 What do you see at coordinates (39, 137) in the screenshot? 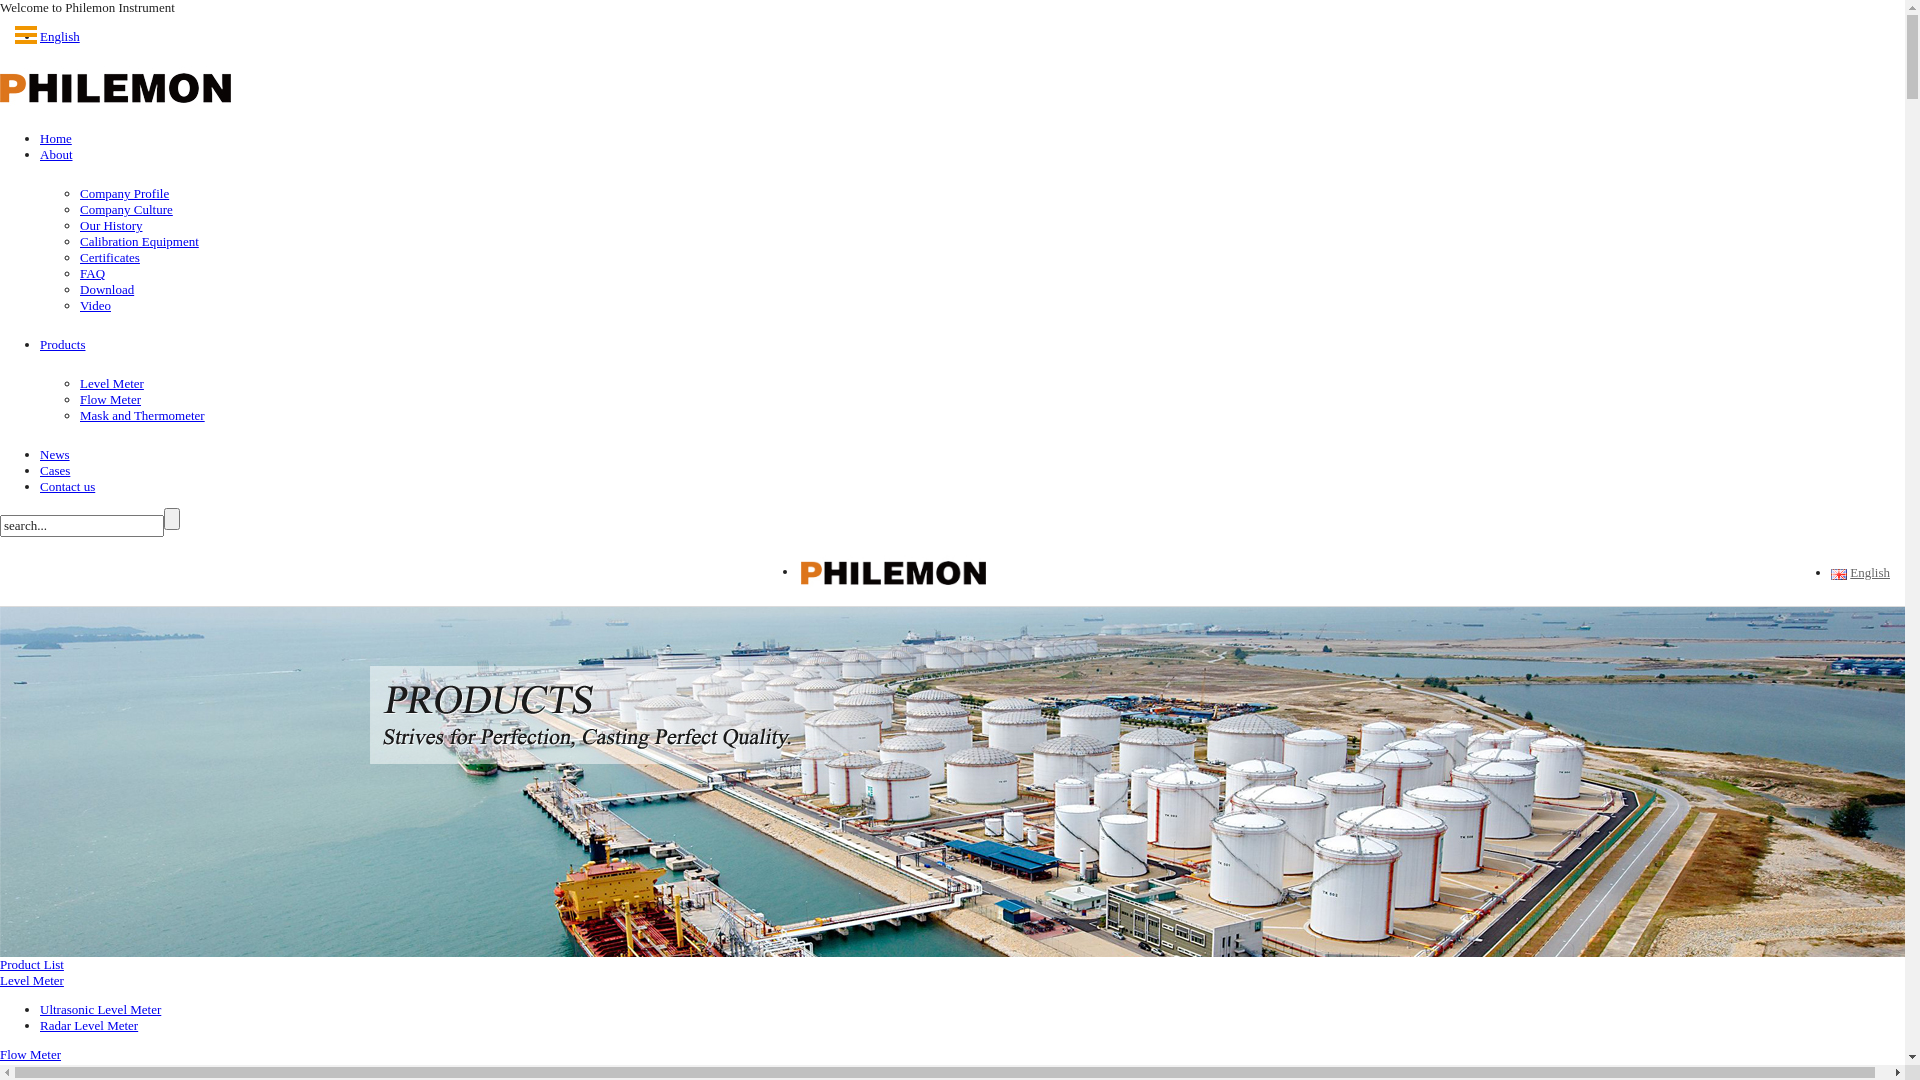
I see `'Home'` at bounding box center [39, 137].